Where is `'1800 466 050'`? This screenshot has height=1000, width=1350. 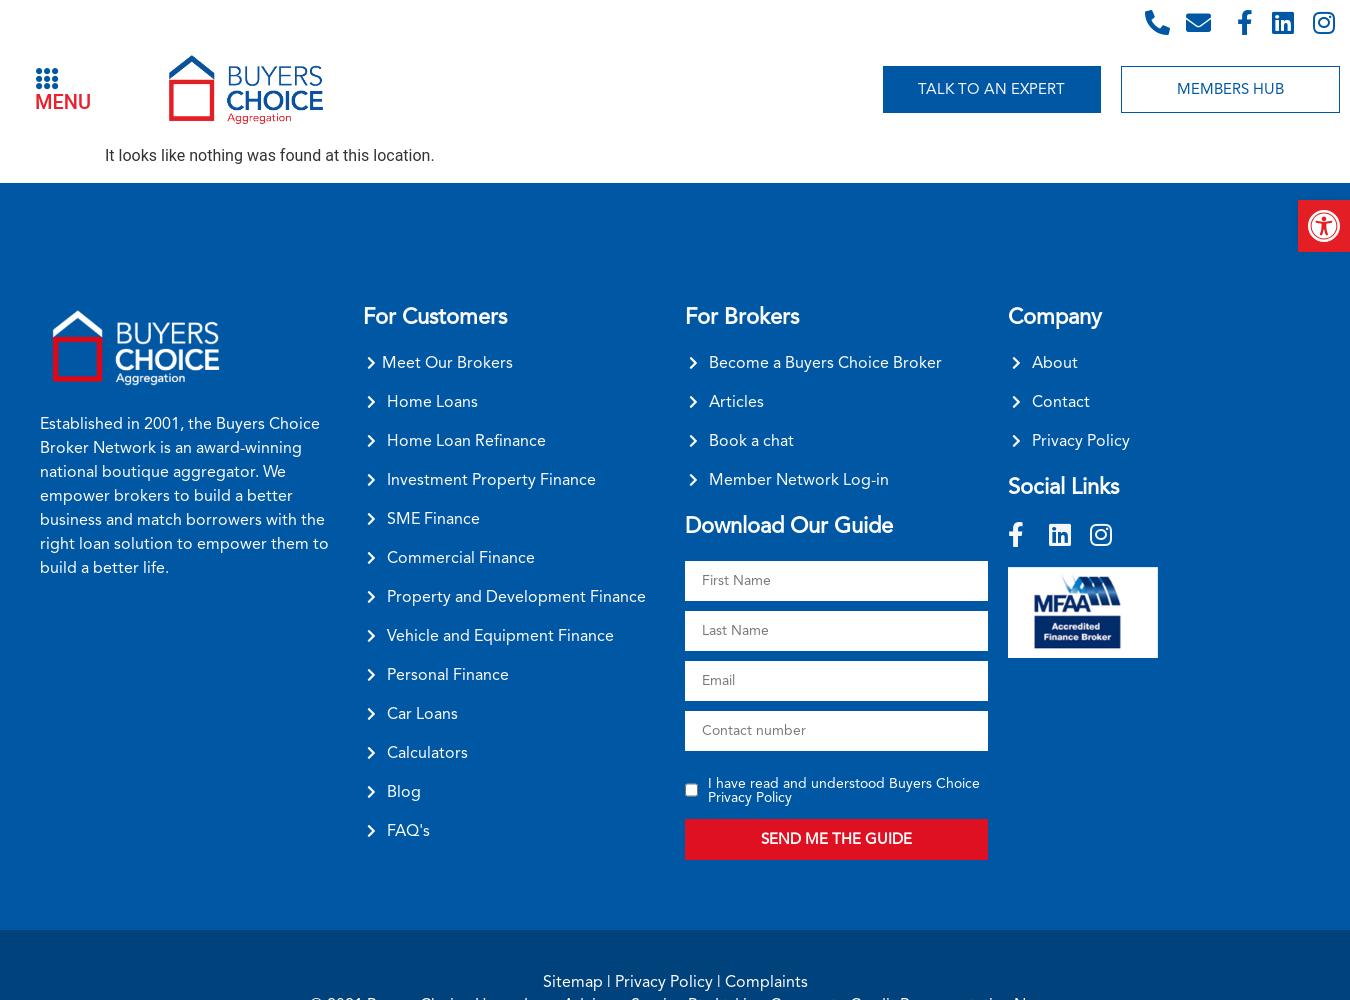
'1800 466 050' is located at coordinates (1223, 21).